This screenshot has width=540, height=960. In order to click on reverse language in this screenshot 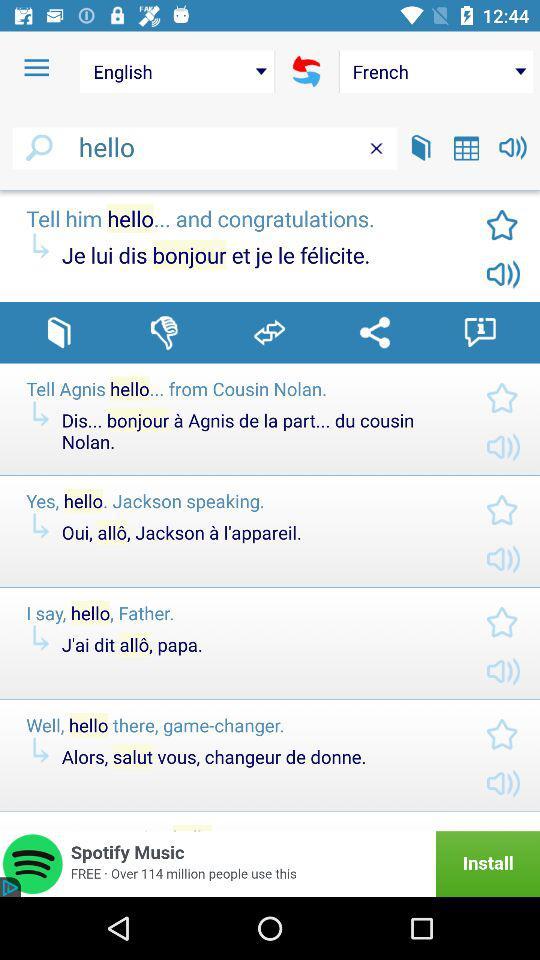, I will do `click(306, 71)`.